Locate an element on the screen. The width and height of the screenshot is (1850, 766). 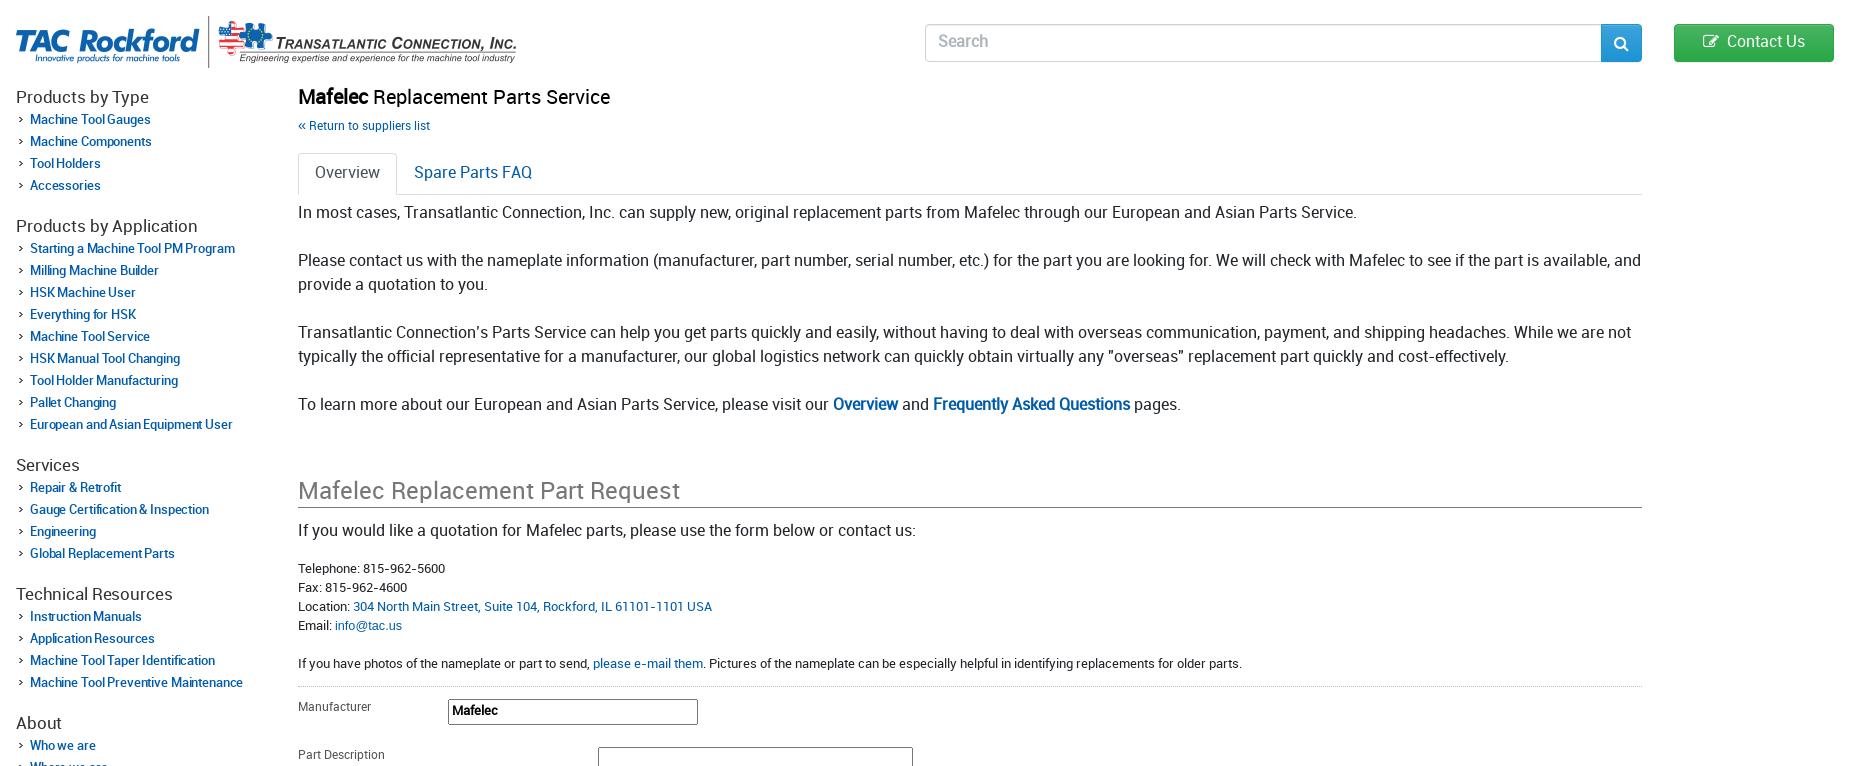
'infο@tac.us' is located at coordinates (367, 623).